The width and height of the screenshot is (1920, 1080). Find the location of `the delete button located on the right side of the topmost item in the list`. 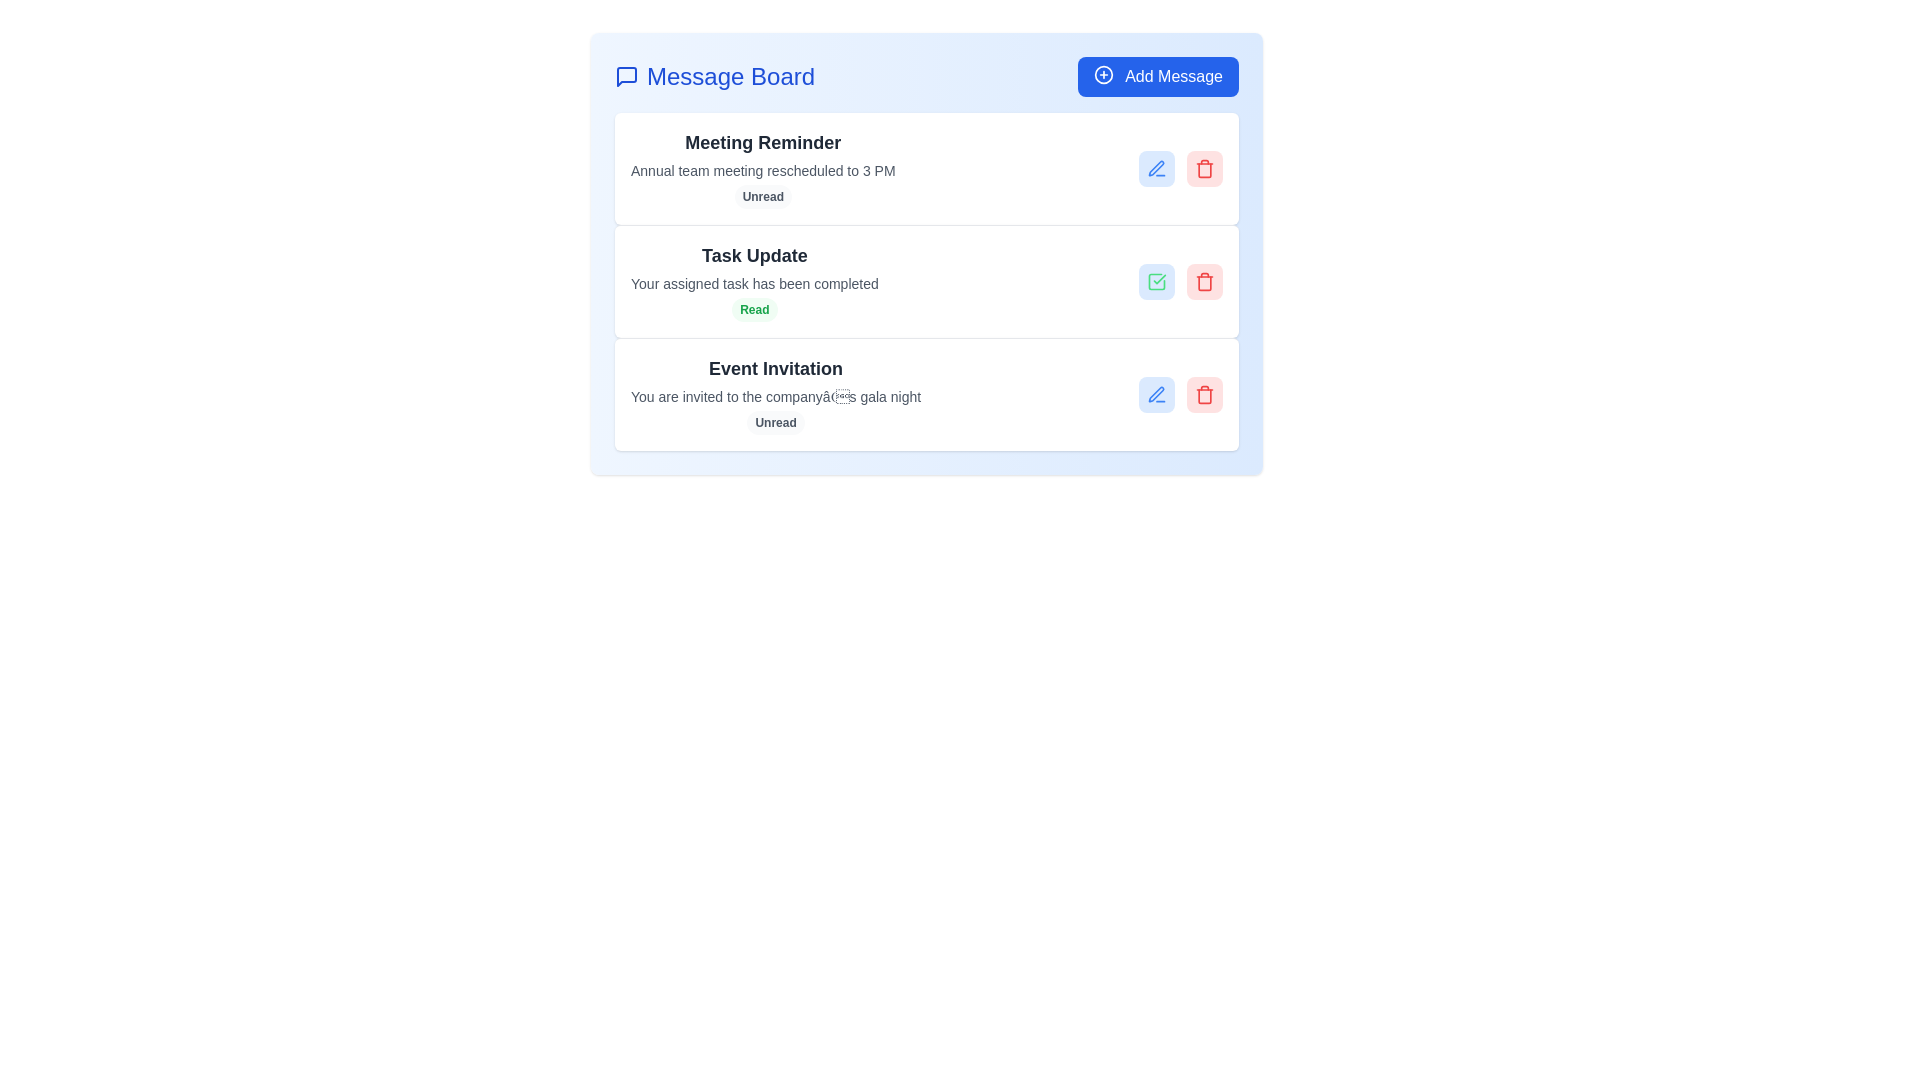

the delete button located on the right side of the topmost item in the list is located at coordinates (1203, 168).